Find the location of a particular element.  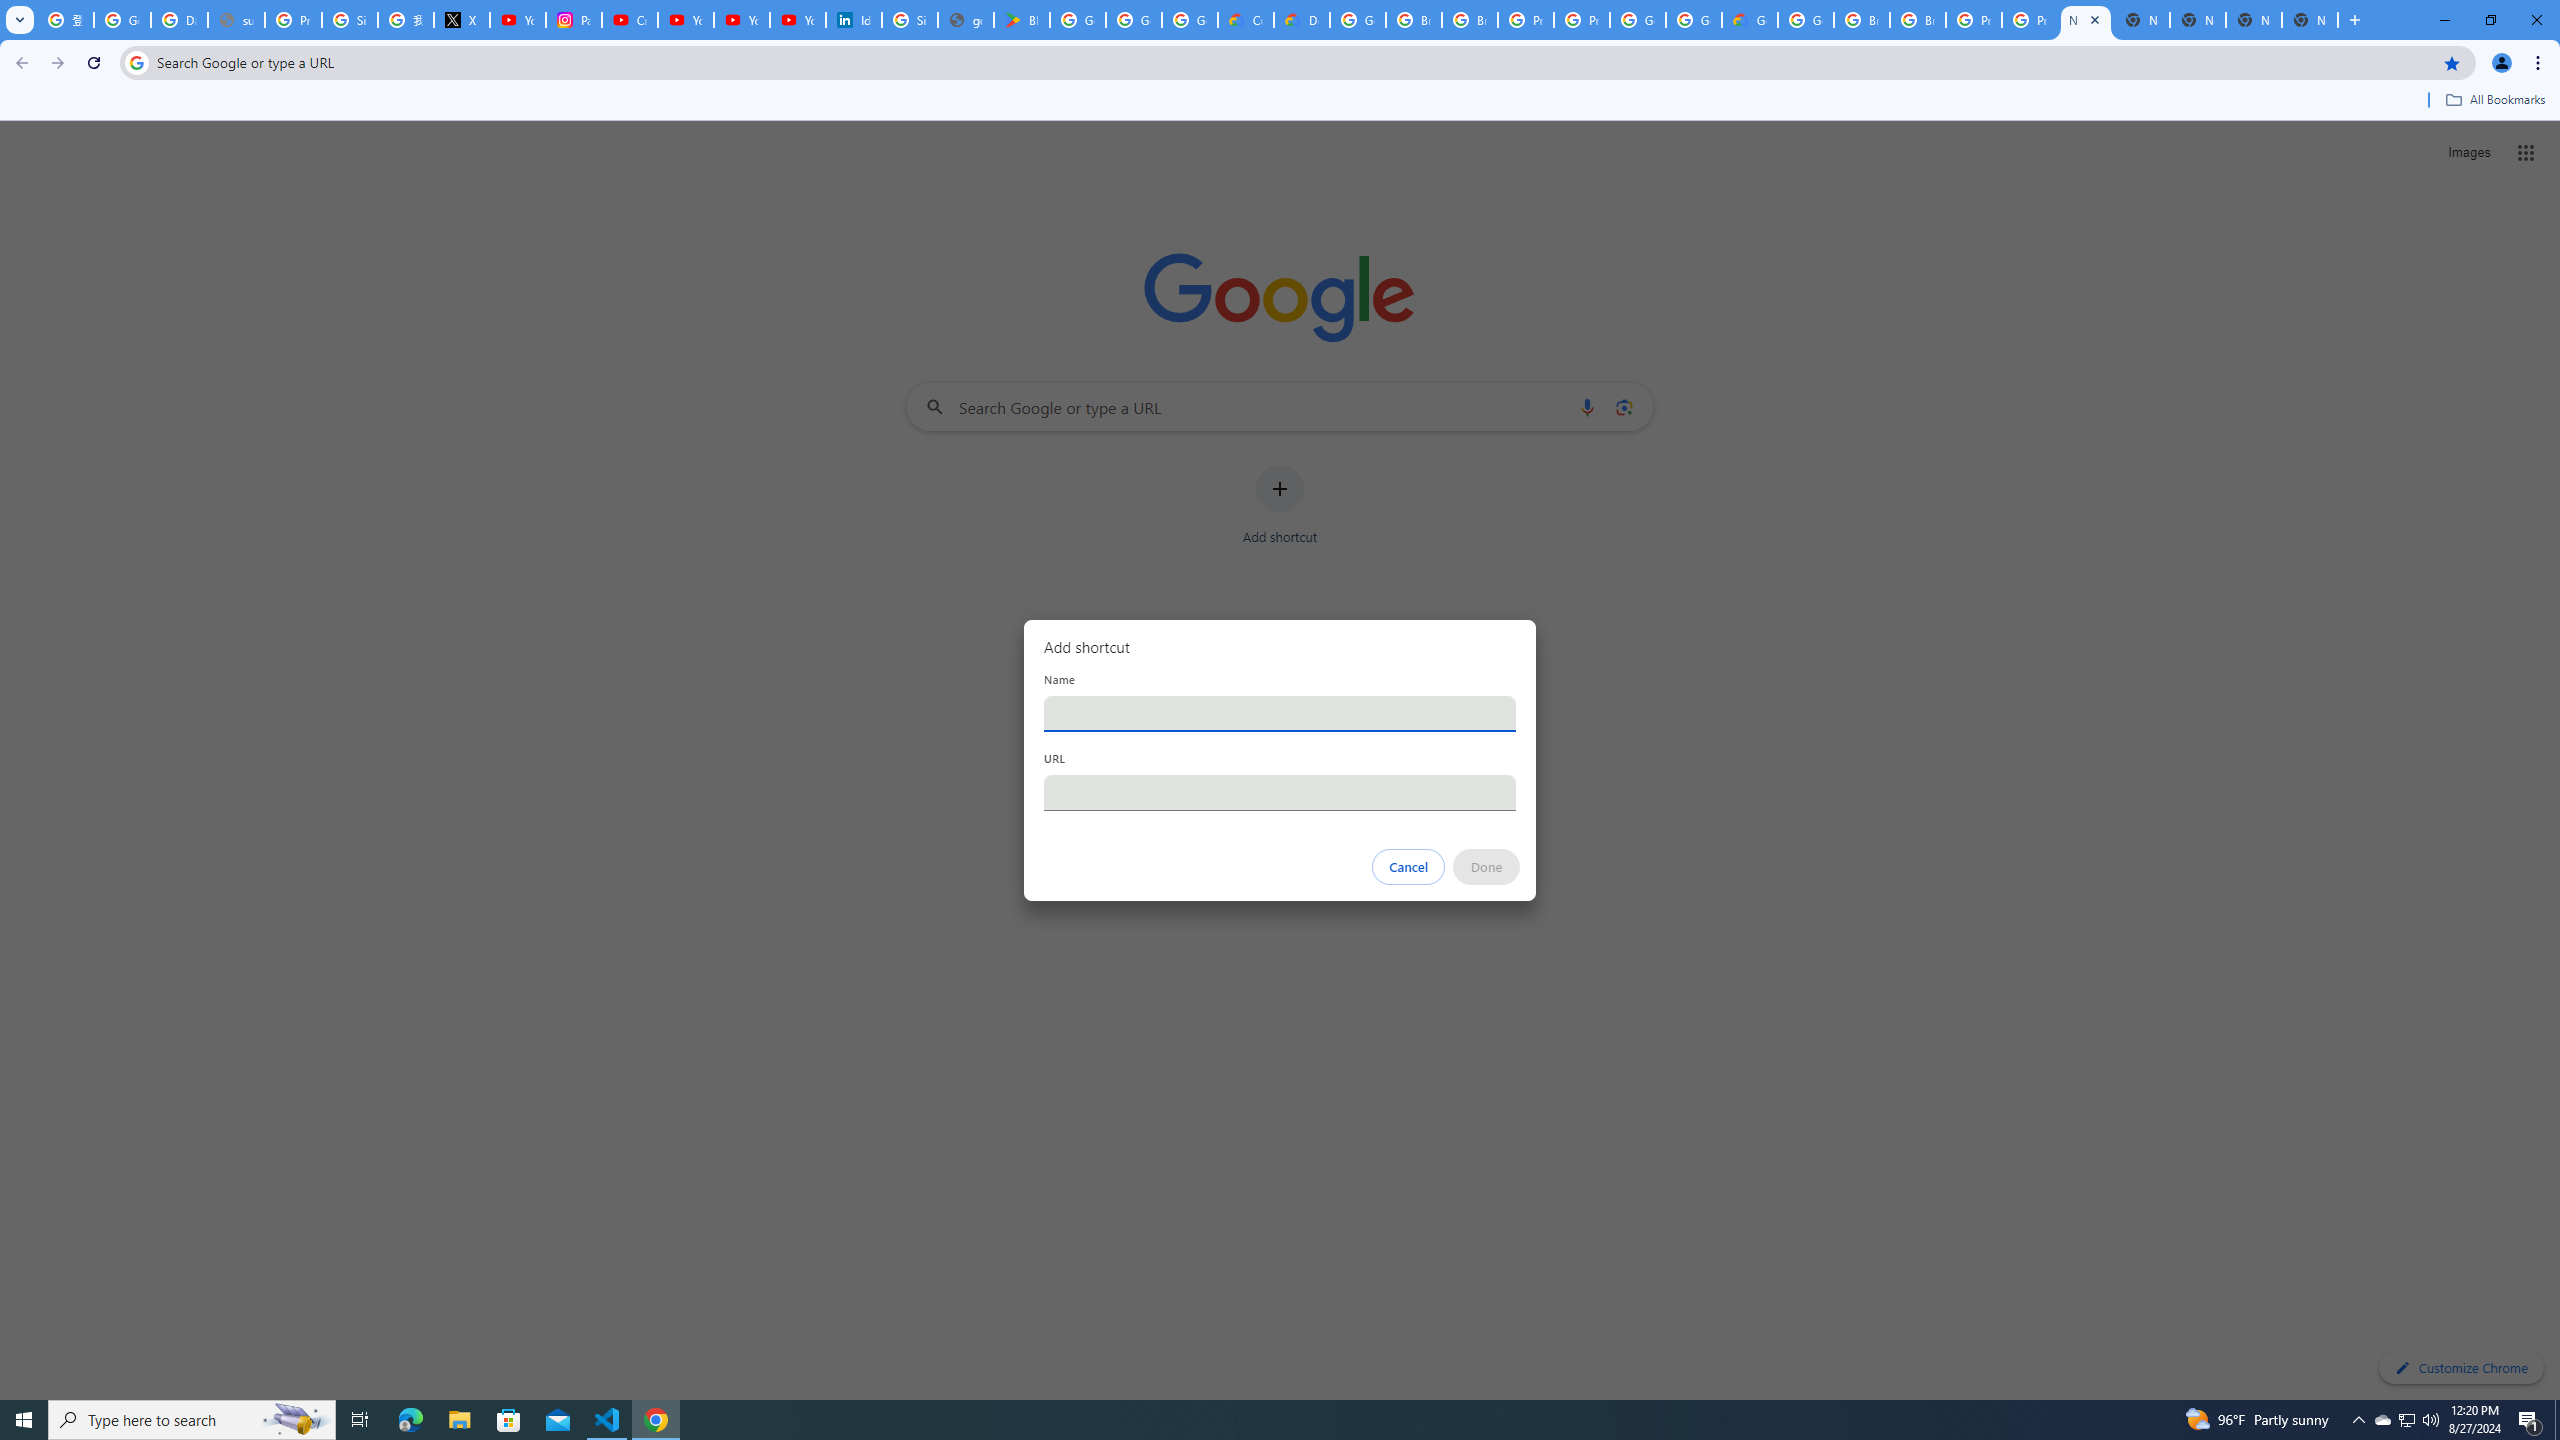

'Cancel' is located at coordinates (1409, 866).